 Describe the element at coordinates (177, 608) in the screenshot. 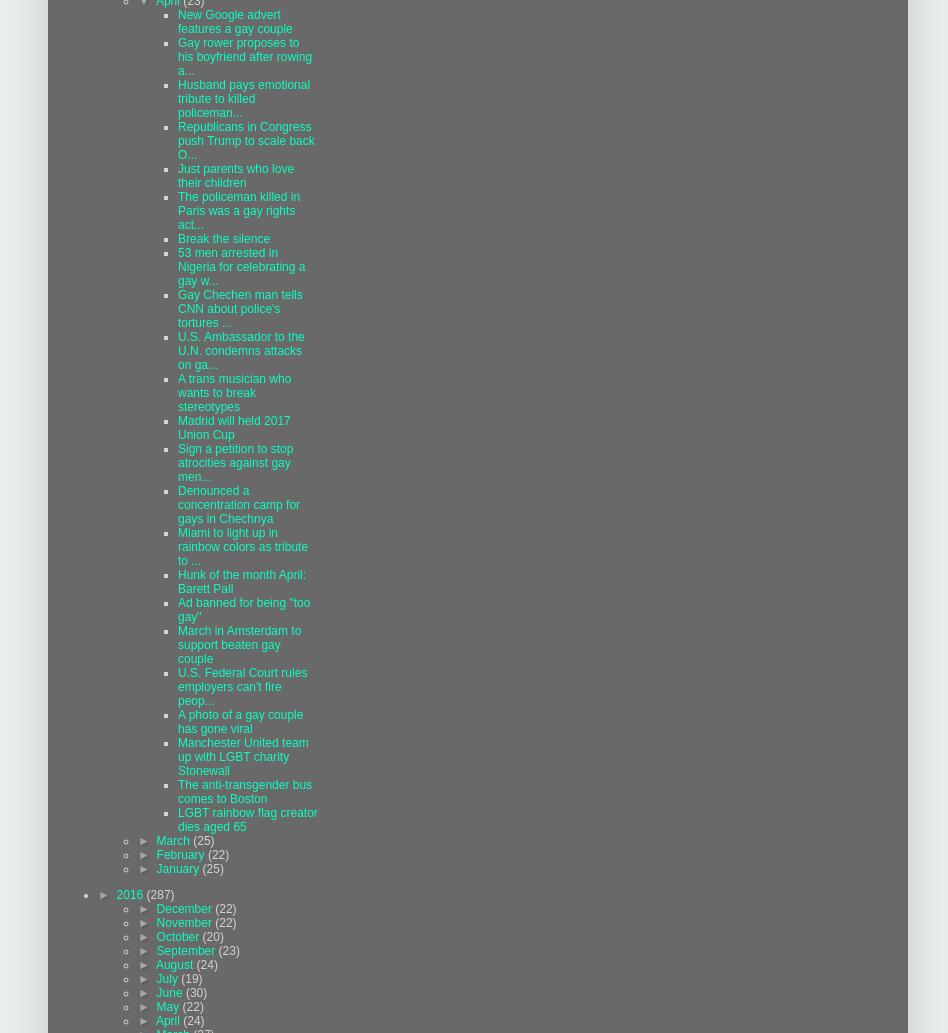

I see `'Ad banned for being "too gay"'` at that location.